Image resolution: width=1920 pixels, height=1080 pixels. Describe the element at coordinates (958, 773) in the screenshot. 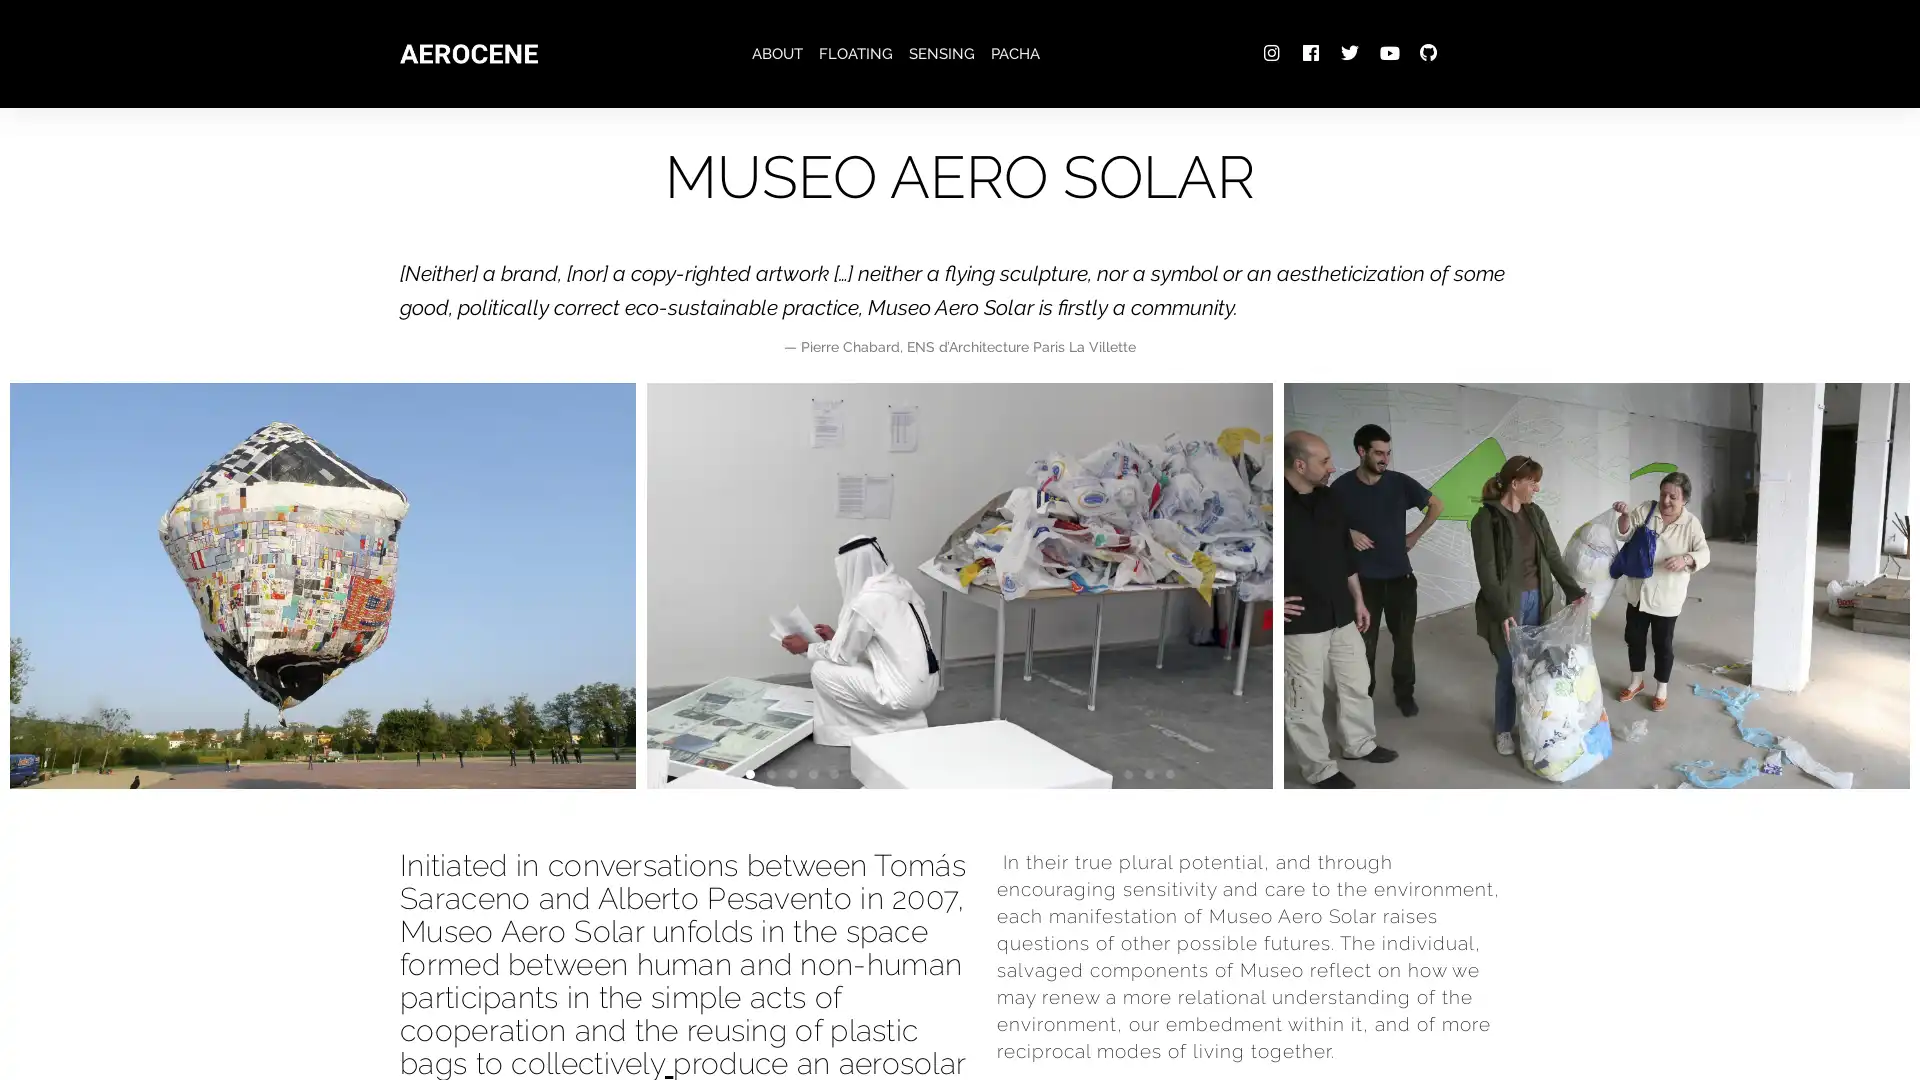

I see `Go to slide 11` at that location.